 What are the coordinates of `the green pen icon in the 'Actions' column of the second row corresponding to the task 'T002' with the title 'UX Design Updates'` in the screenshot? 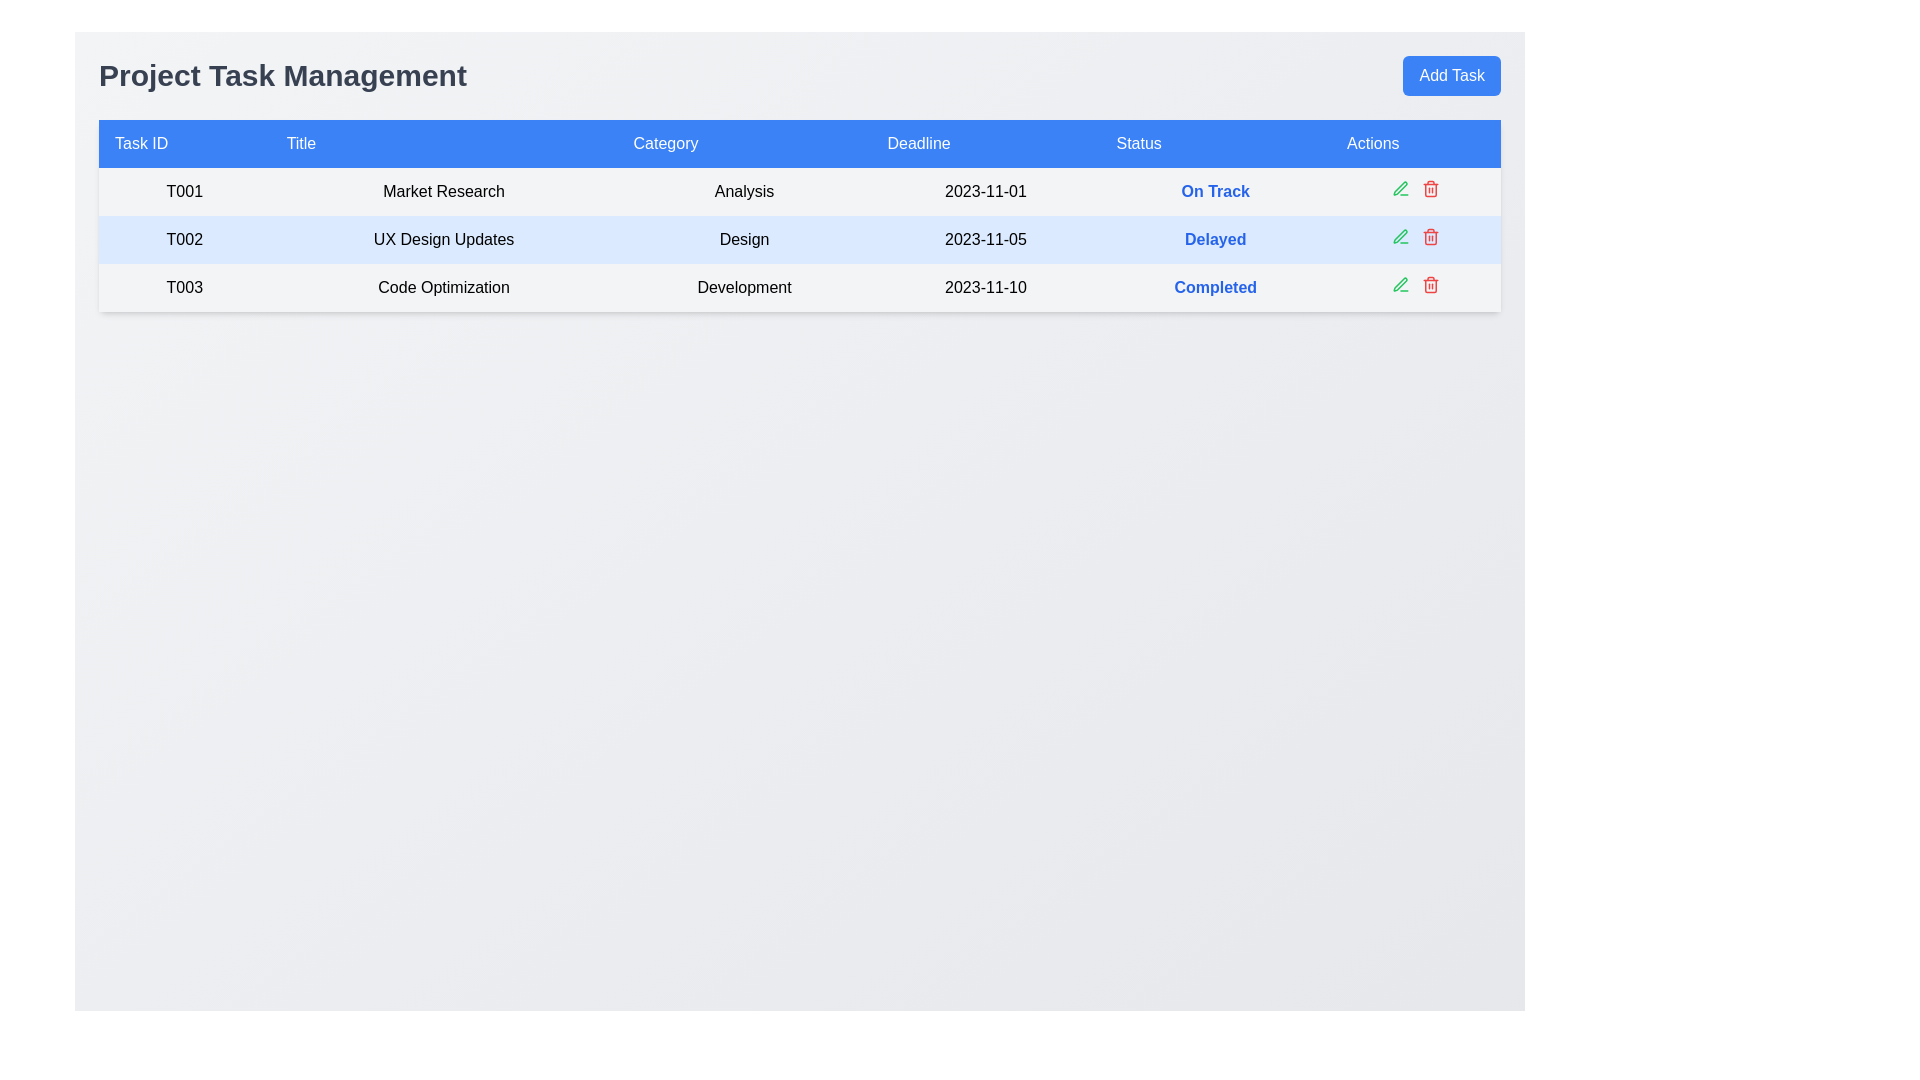 It's located at (1400, 285).